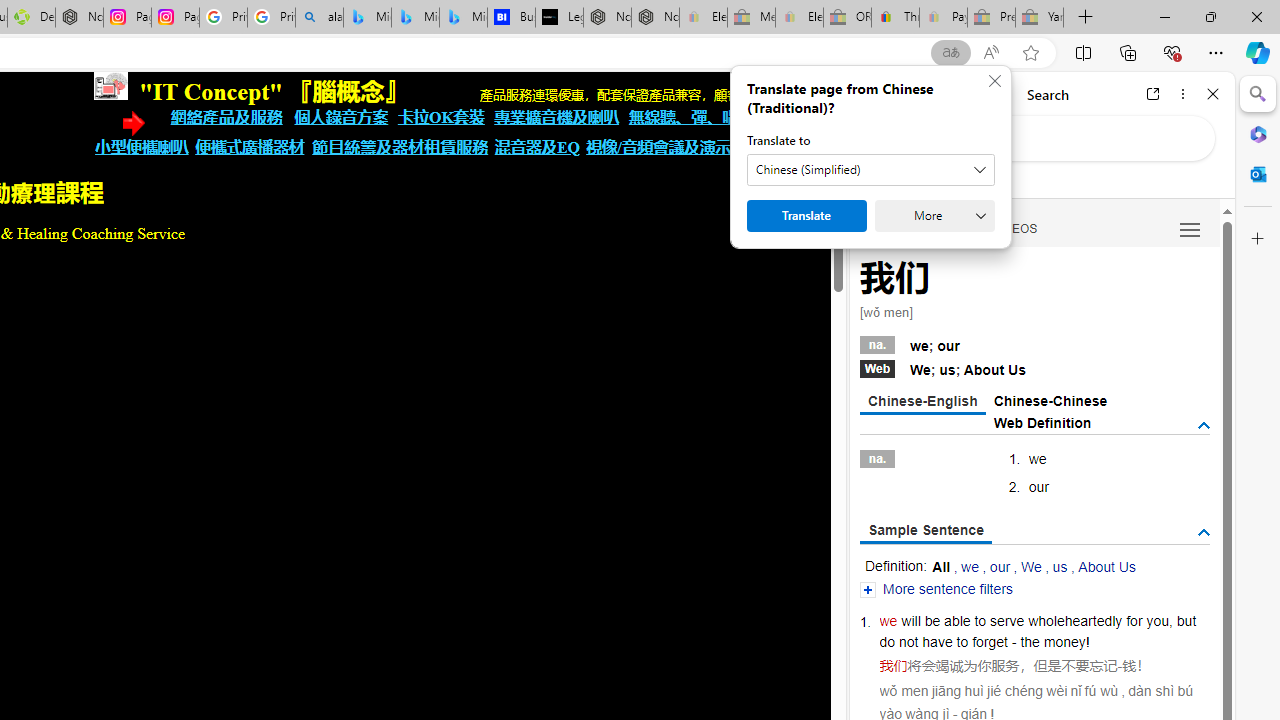 This screenshot has width=1280, height=720. I want to click on '!', so click(1087, 642).